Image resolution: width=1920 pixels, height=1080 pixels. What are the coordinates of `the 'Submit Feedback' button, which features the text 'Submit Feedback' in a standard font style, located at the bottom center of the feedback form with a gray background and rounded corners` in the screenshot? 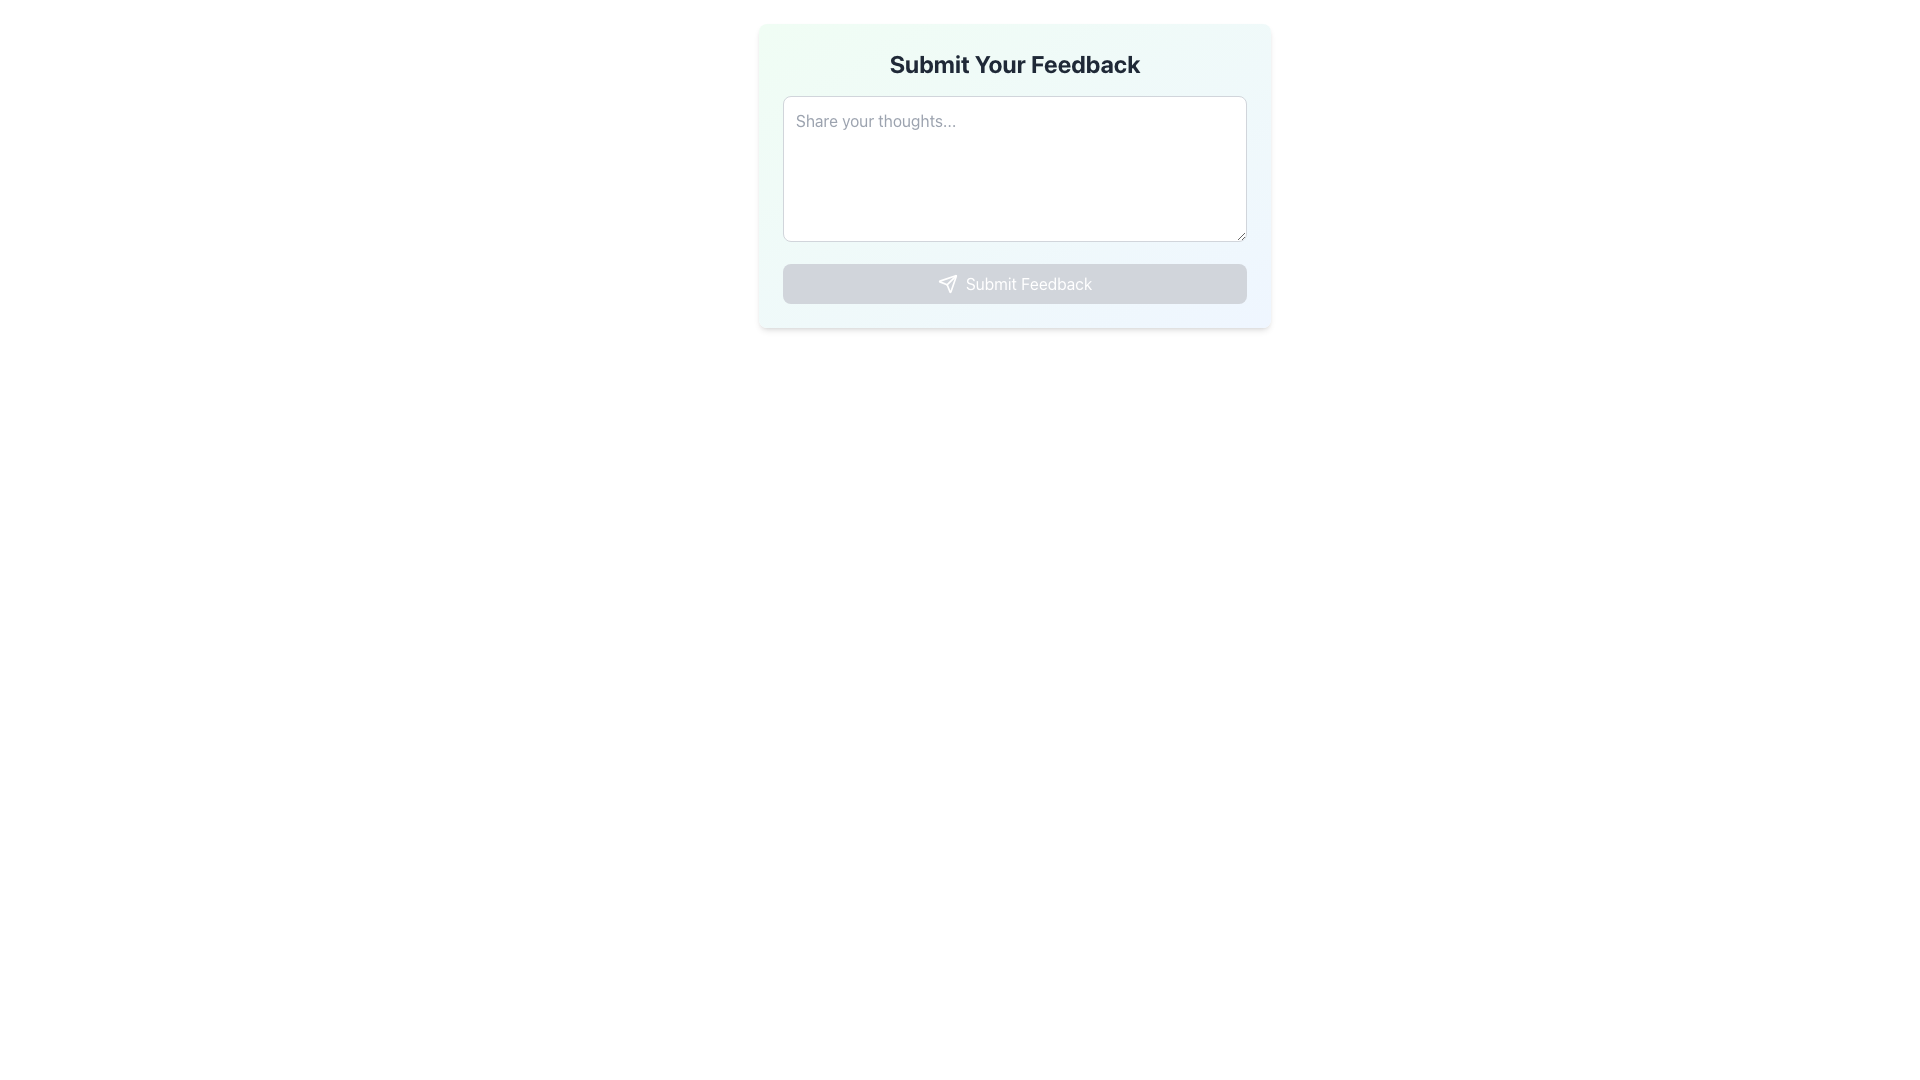 It's located at (1028, 284).